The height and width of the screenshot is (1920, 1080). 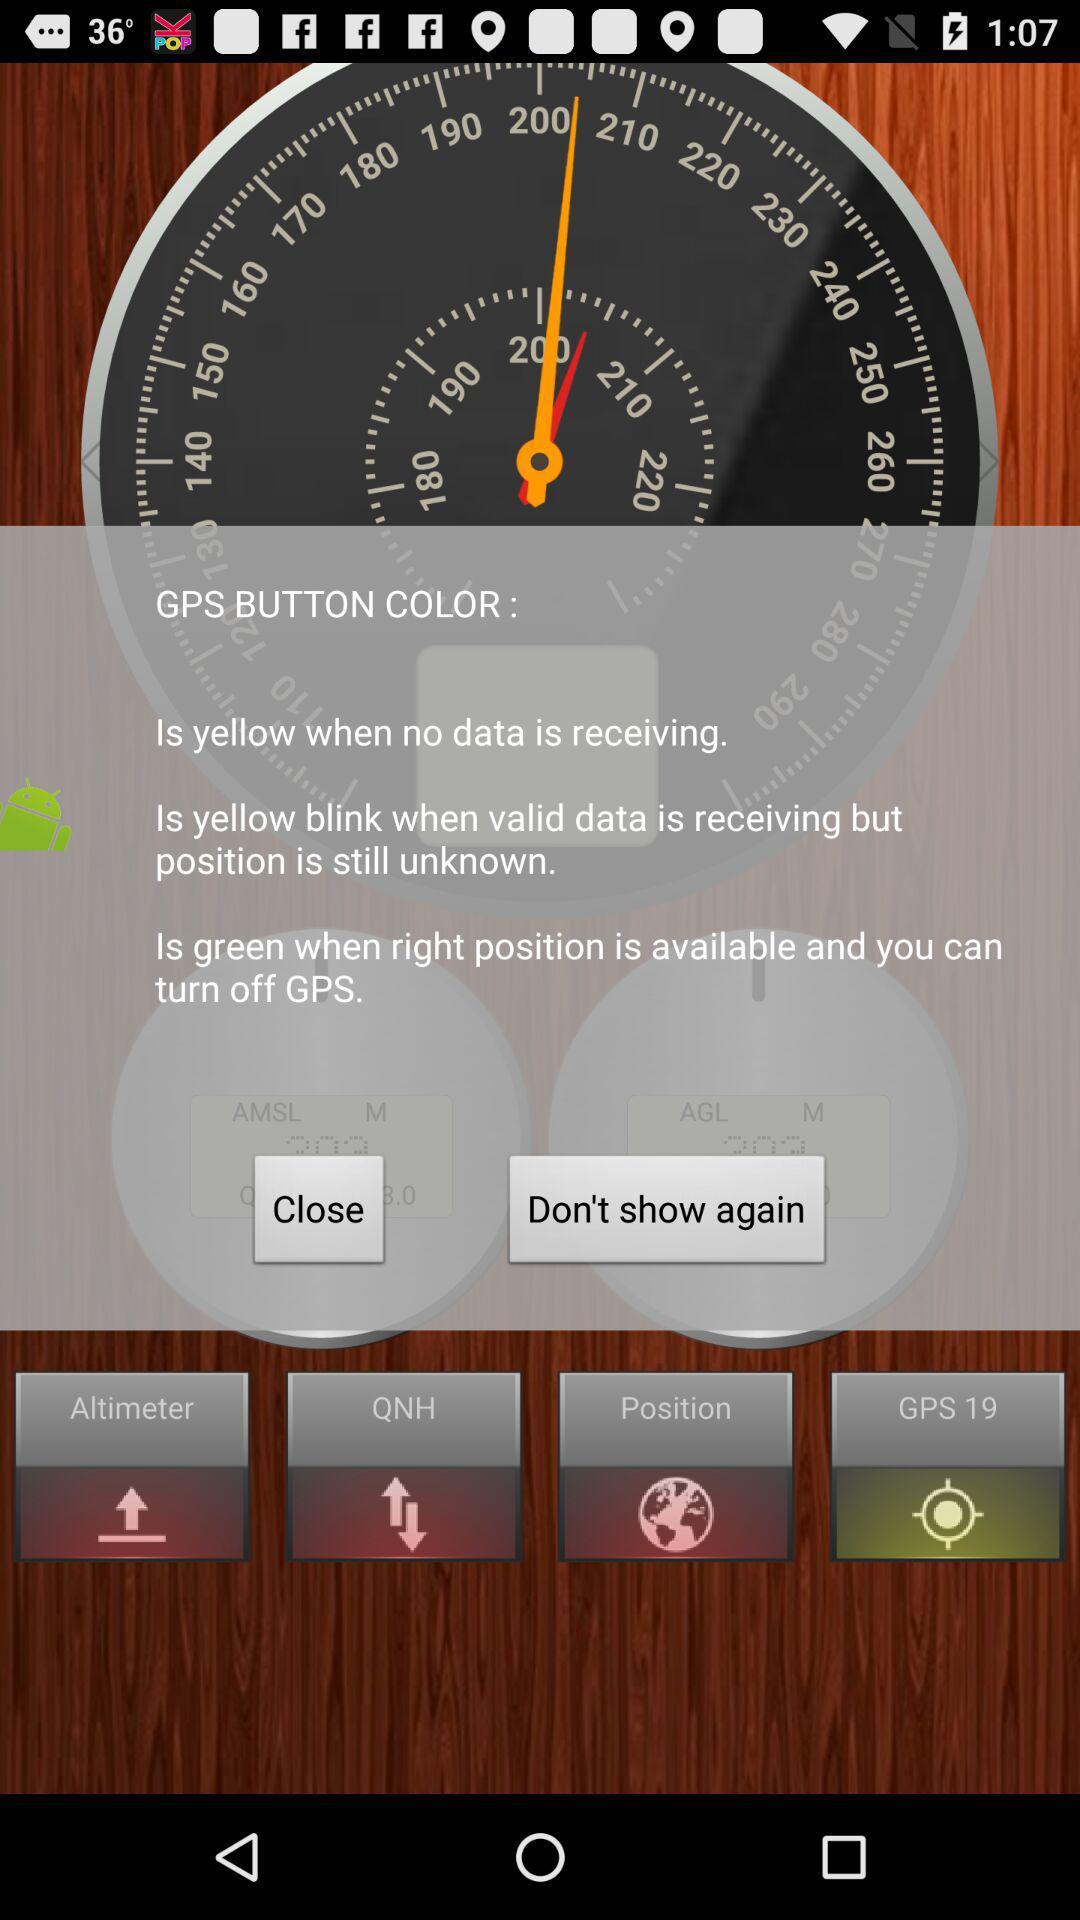 What do you see at coordinates (318, 1213) in the screenshot?
I see `the button to the left of the don t show icon` at bounding box center [318, 1213].